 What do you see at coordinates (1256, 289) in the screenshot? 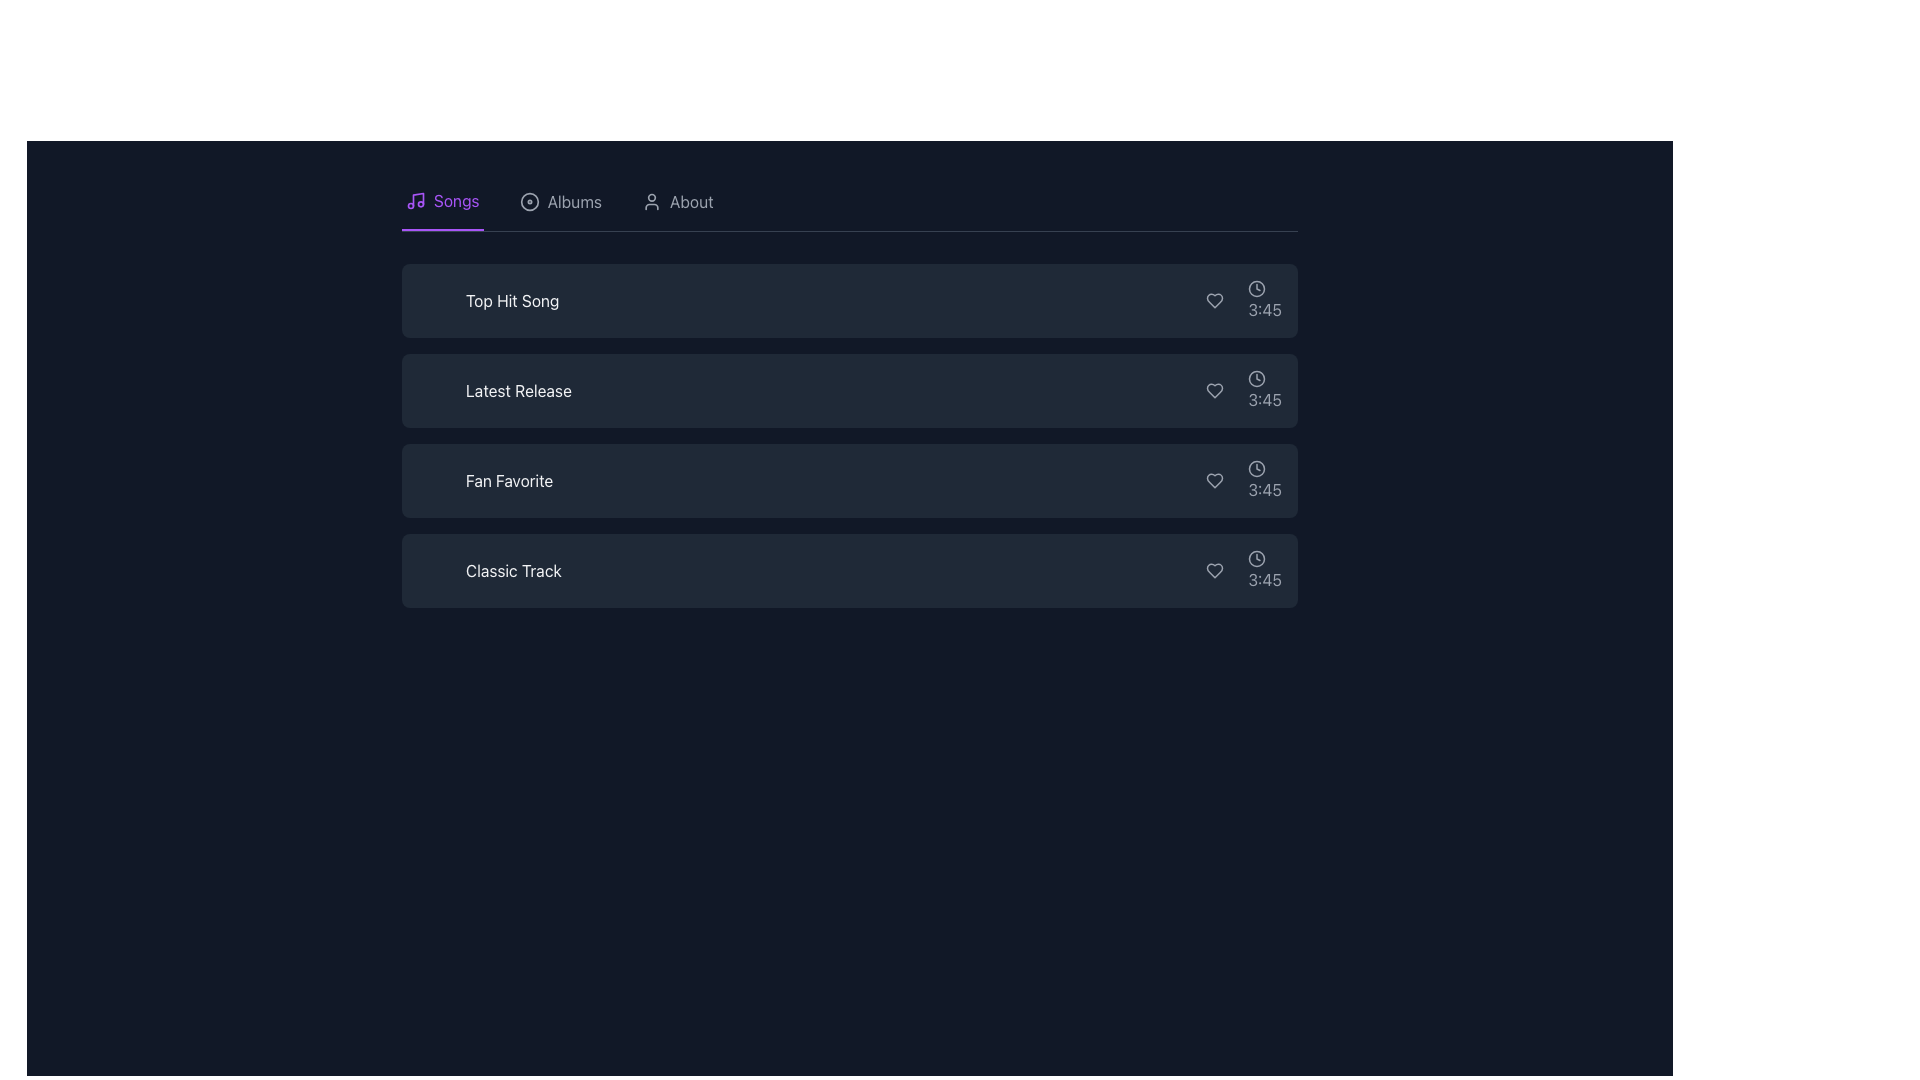
I see `the clock icon representing time, which is a circular outline with clock hands, located in the topmost row next to the duration '3:45'` at bounding box center [1256, 289].